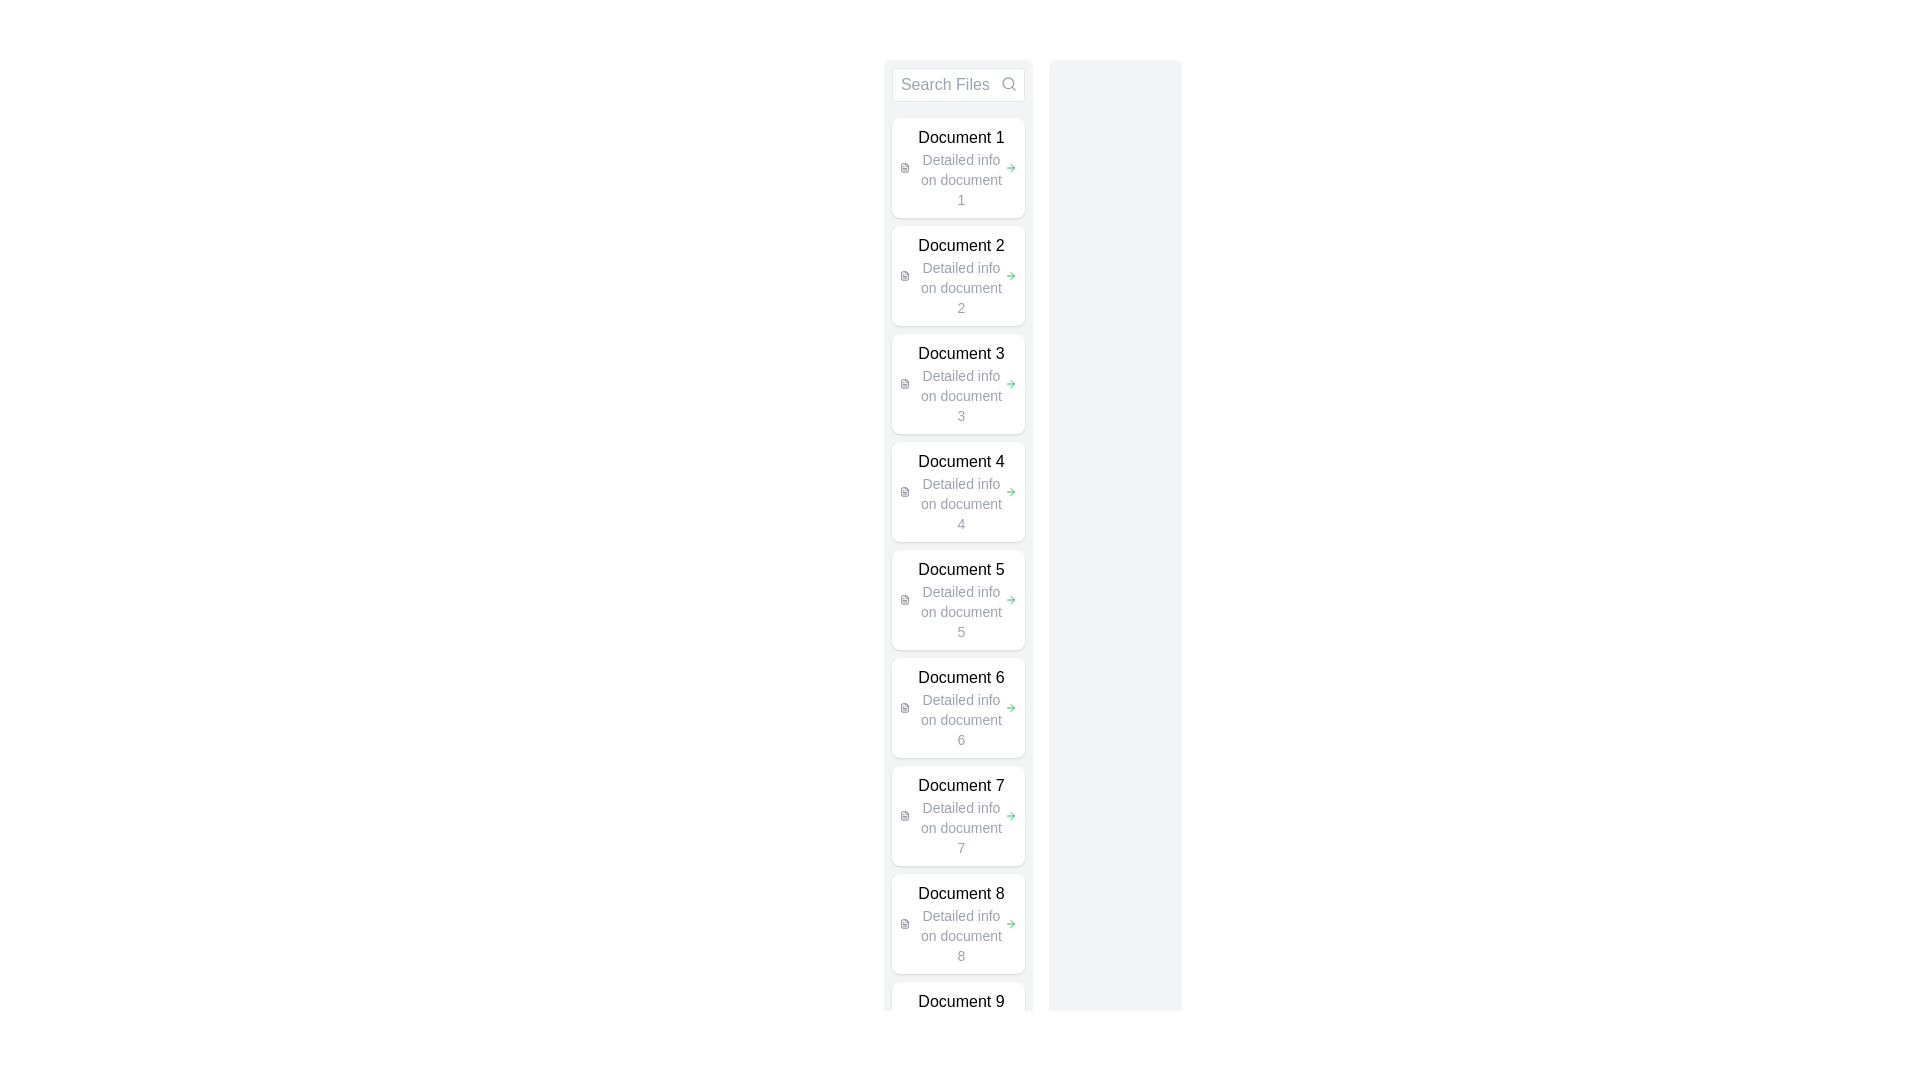 The width and height of the screenshot is (1920, 1080). What do you see at coordinates (1011, 276) in the screenshot?
I see `the navigation button located at the far right end of the 'Document 2' card to proceed to the next page or section related to 'Document 2'` at bounding box center [1011, 276].